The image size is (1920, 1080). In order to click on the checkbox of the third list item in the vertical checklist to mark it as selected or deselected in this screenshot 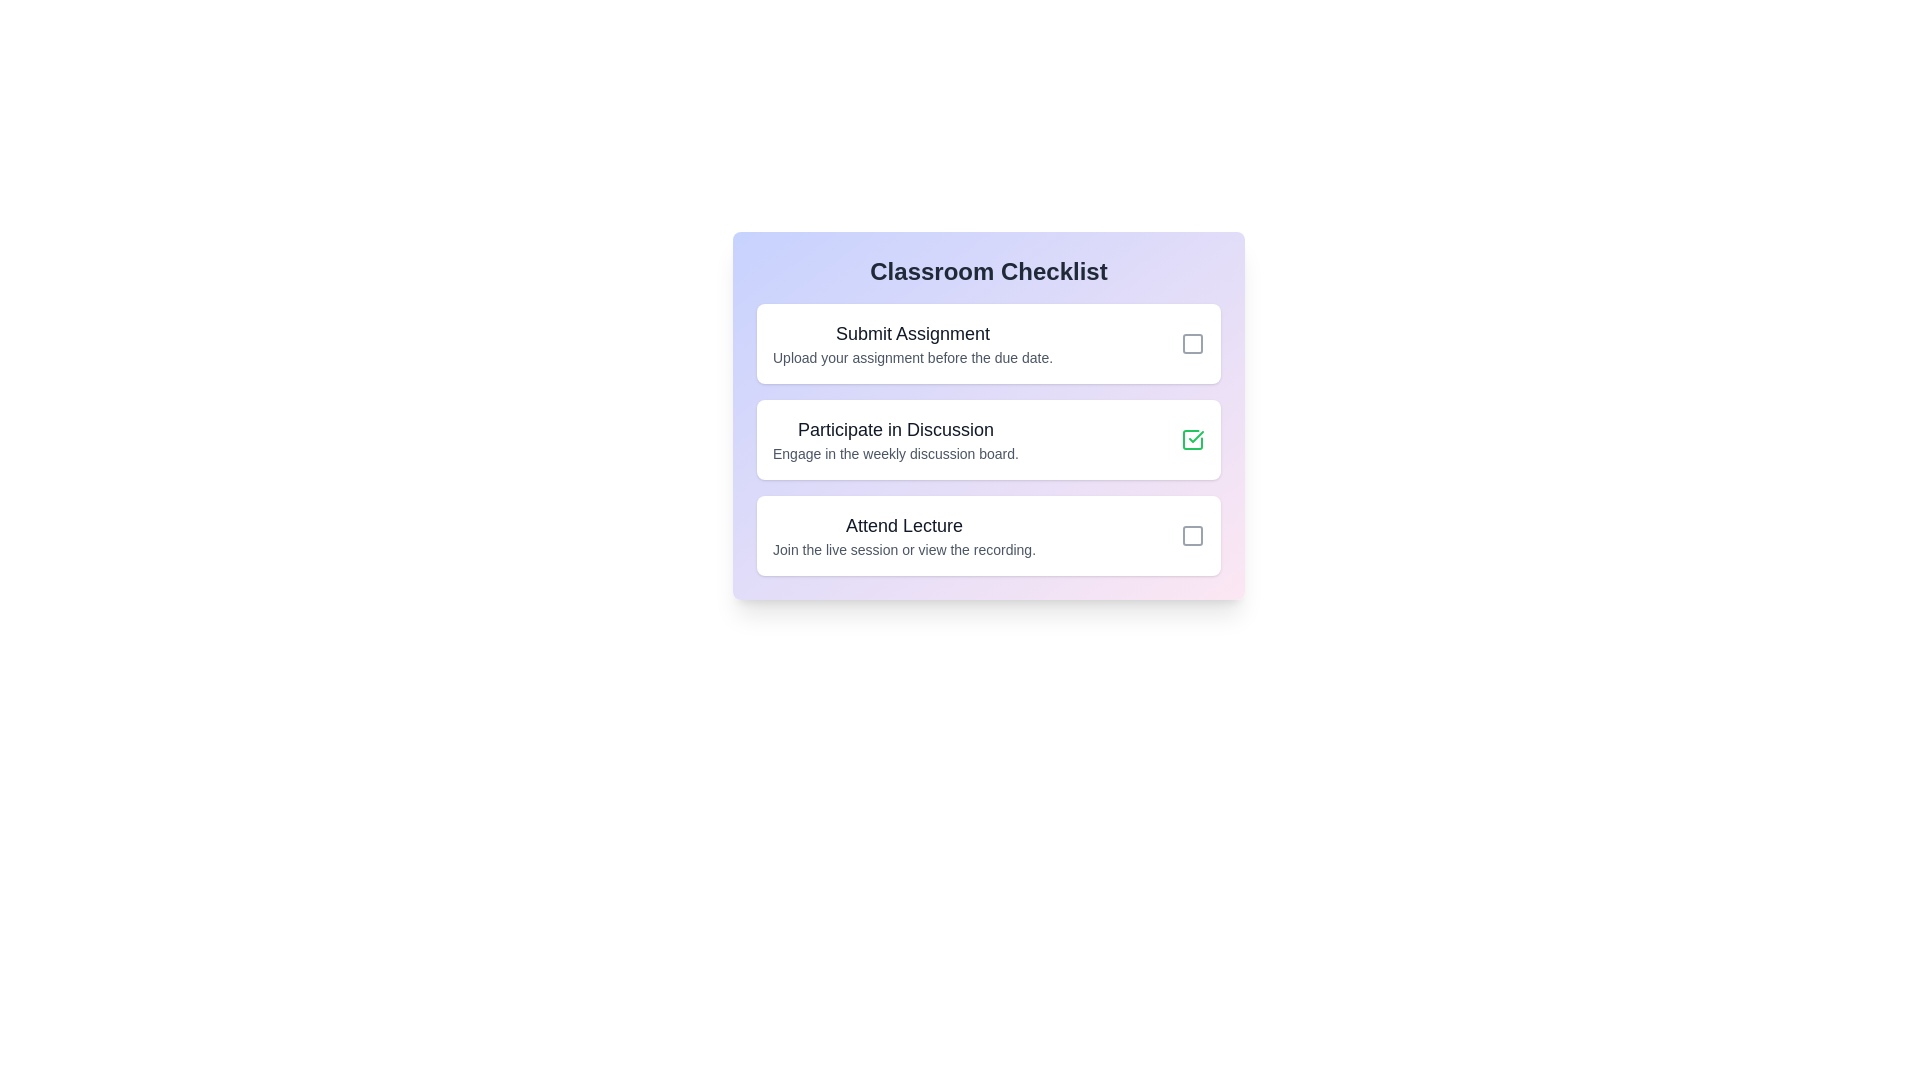, I will do `click(988, 535)`.